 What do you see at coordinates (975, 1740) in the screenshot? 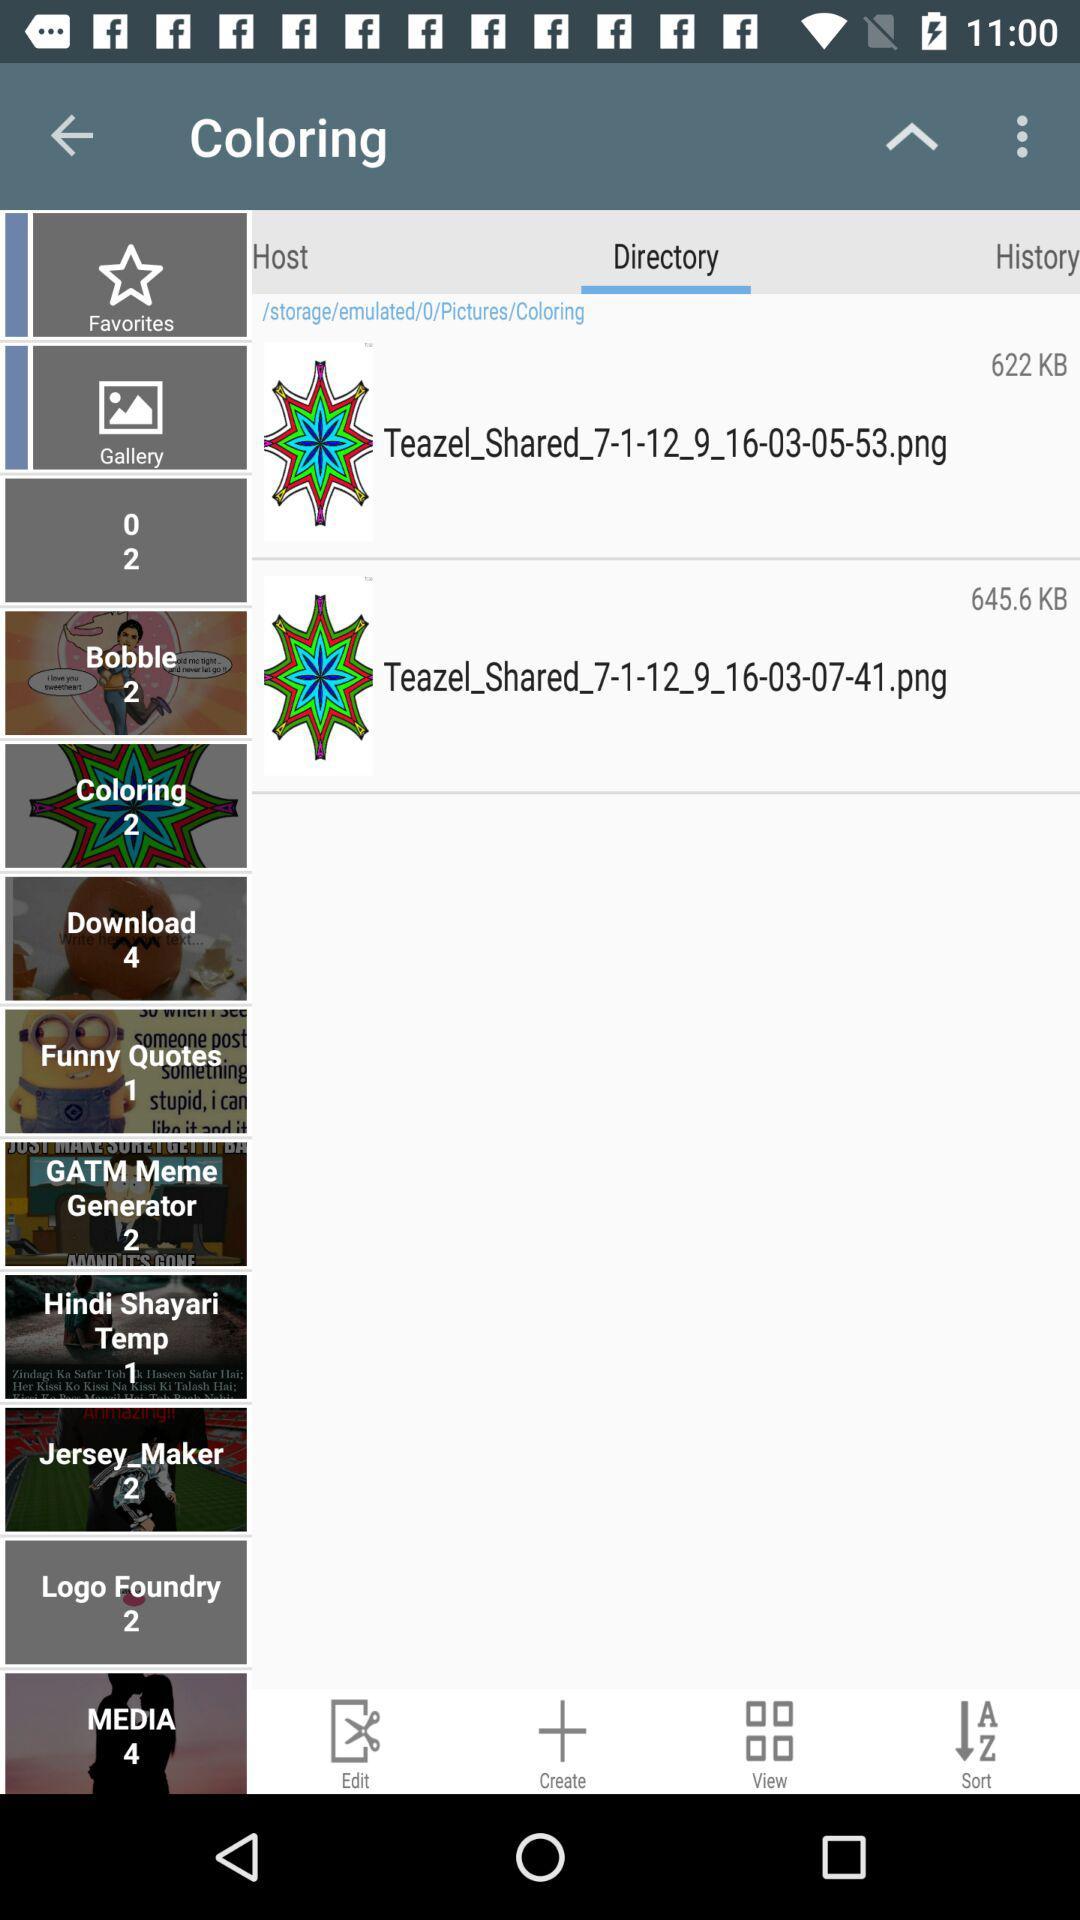
I see `sort a to z` at bounding box center [975, 1740].